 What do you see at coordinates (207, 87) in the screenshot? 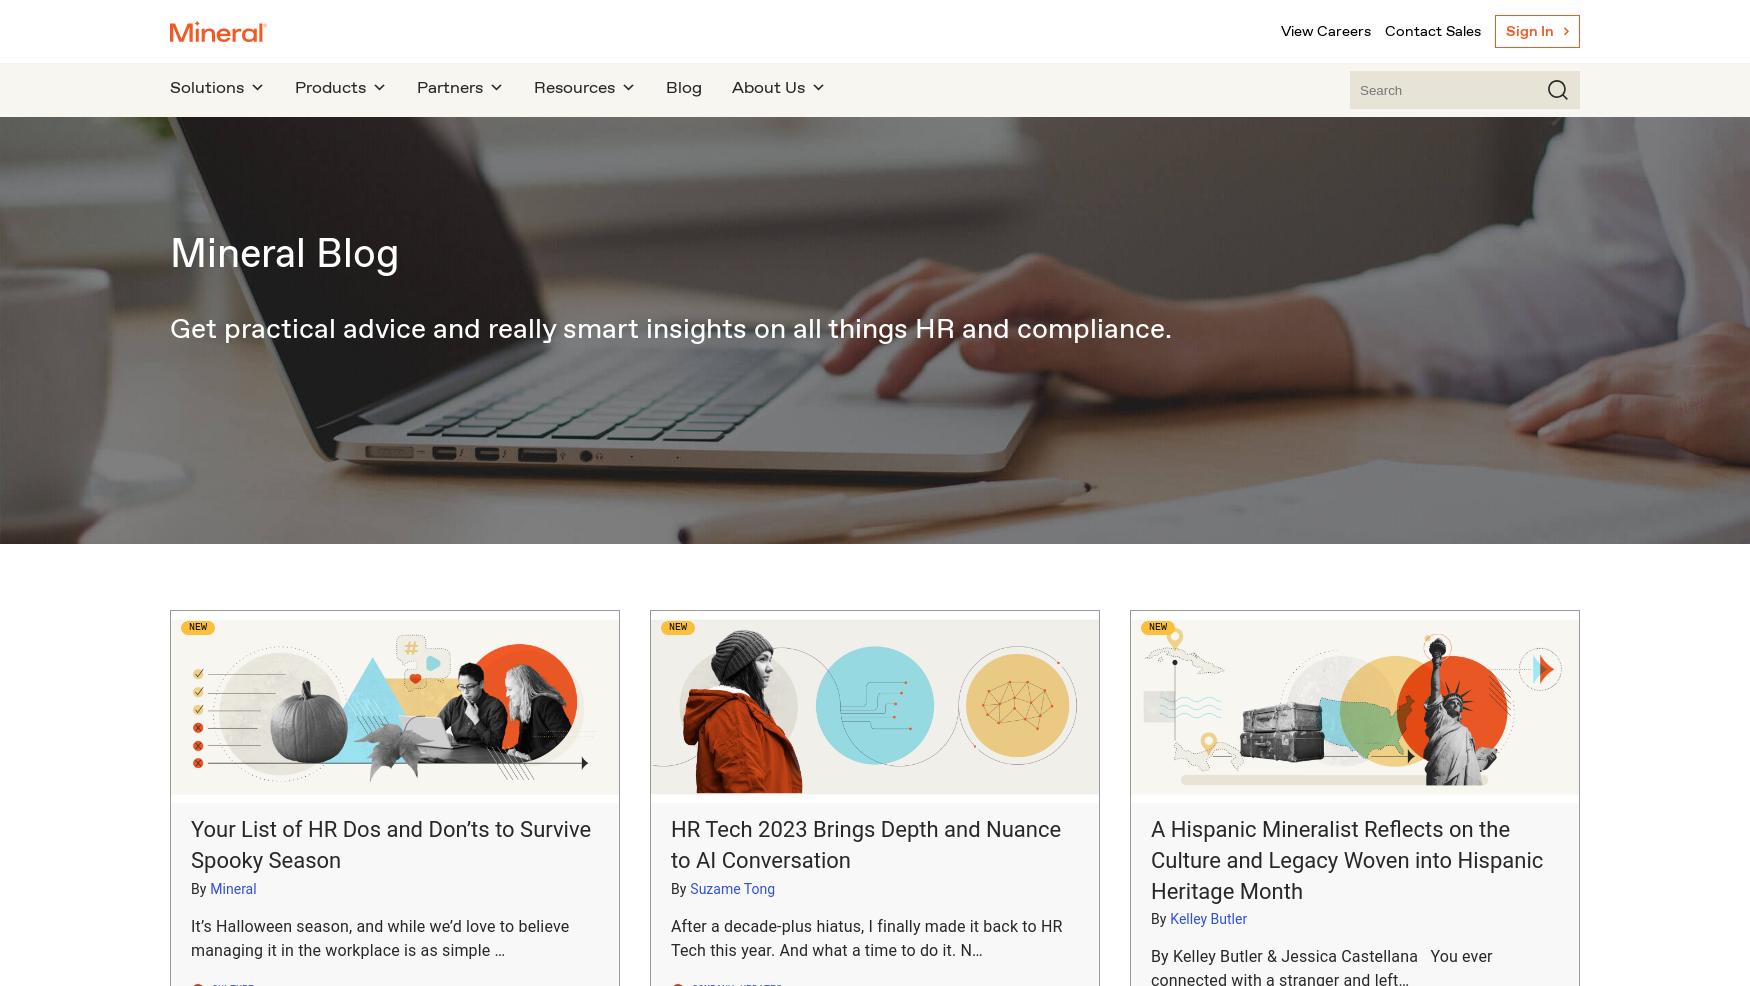
I see `'Solutions'` at bounding box center [207, 87].